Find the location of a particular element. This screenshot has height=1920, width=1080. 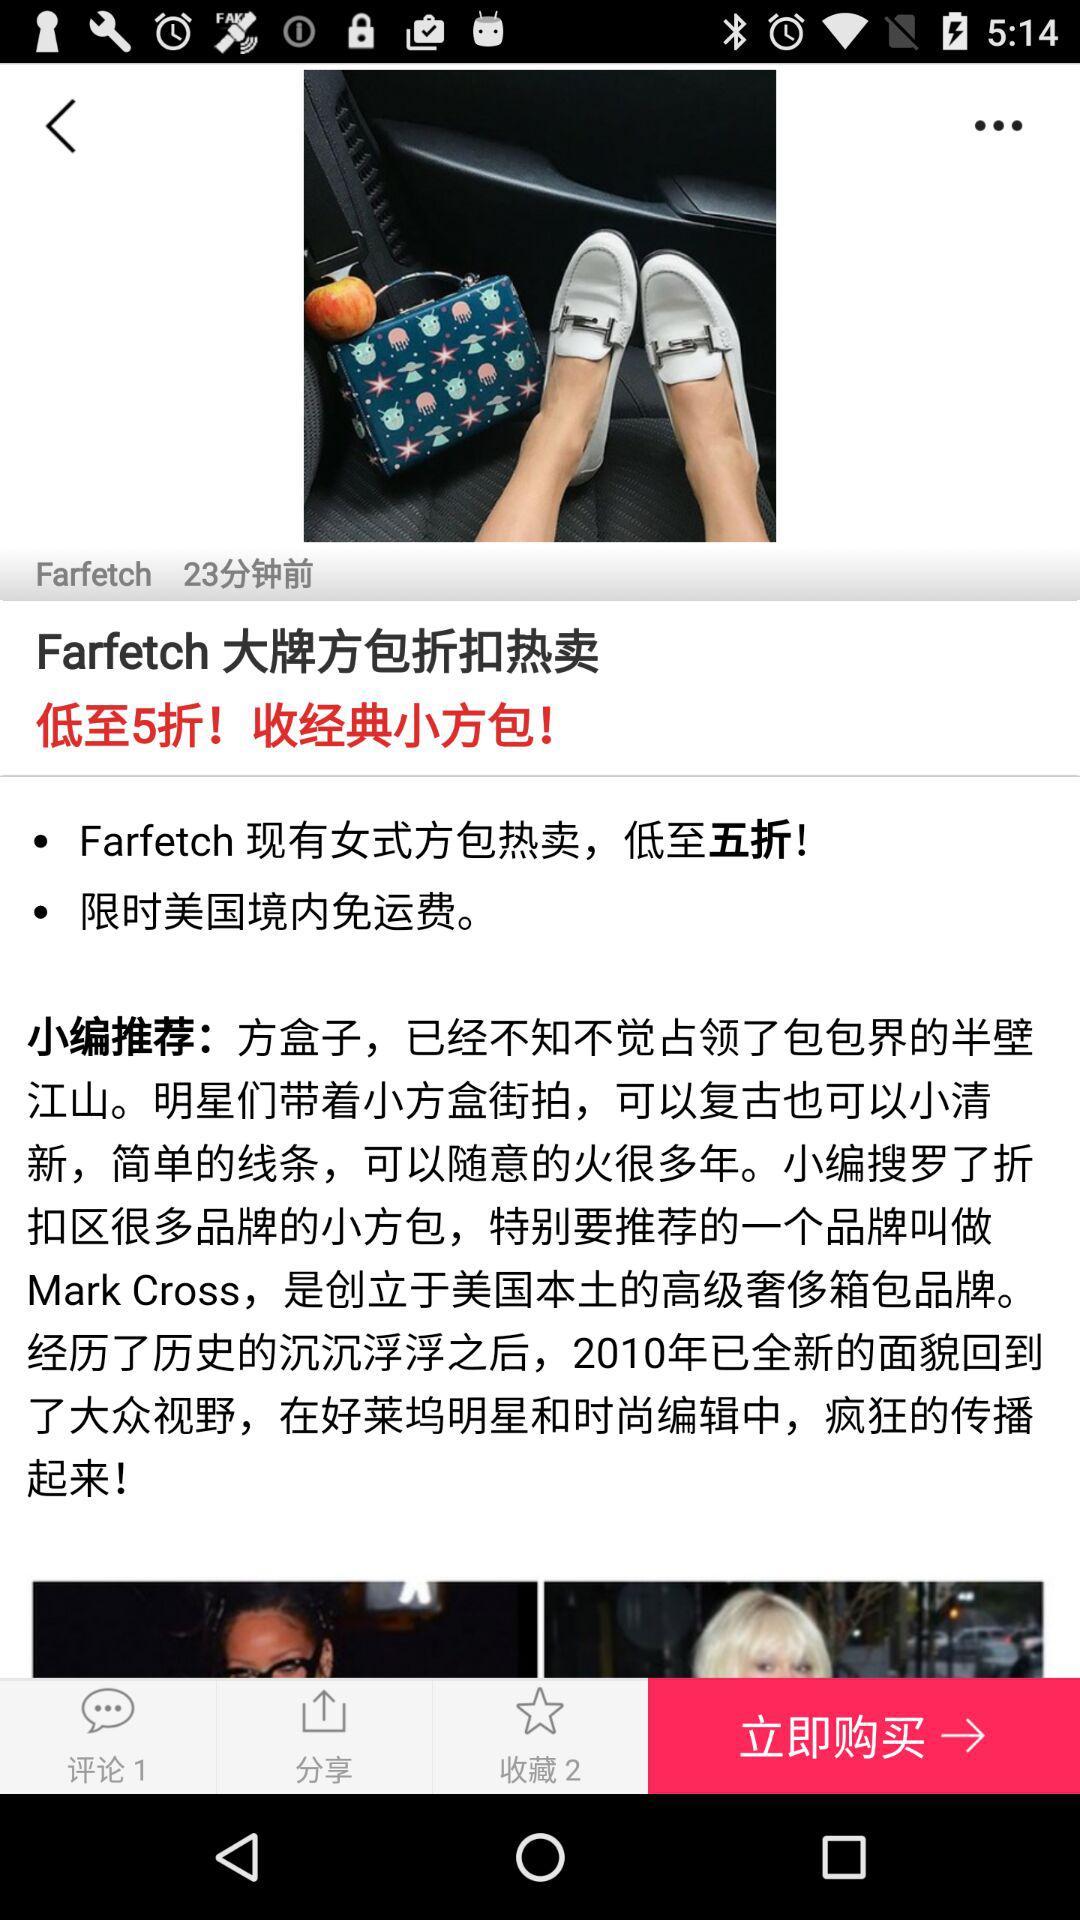

the arrow_backward icon is located at coordinates (59, 133).